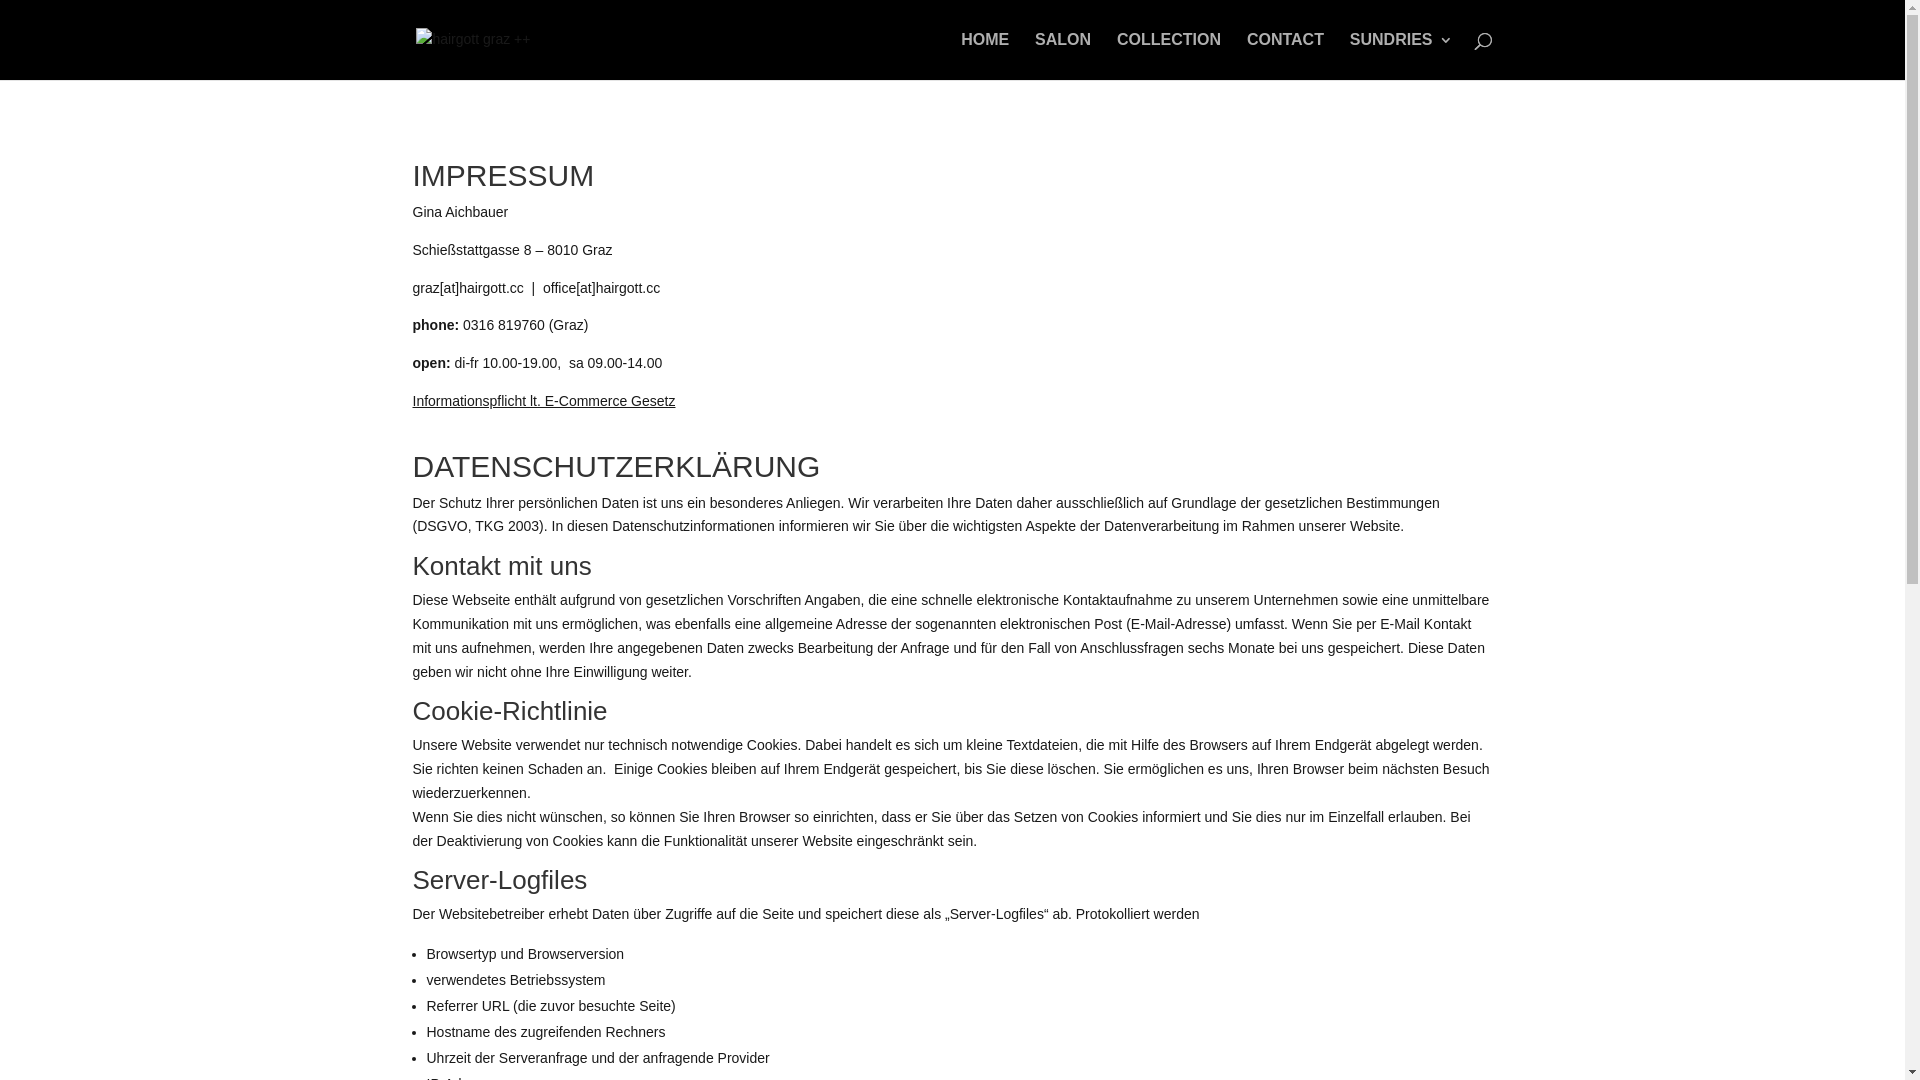 This screenshot has height=1080, width=1920. Describe the element at coordinates (1400, 55) in the screenshot. I see `'SUNDRIES'` at that location.